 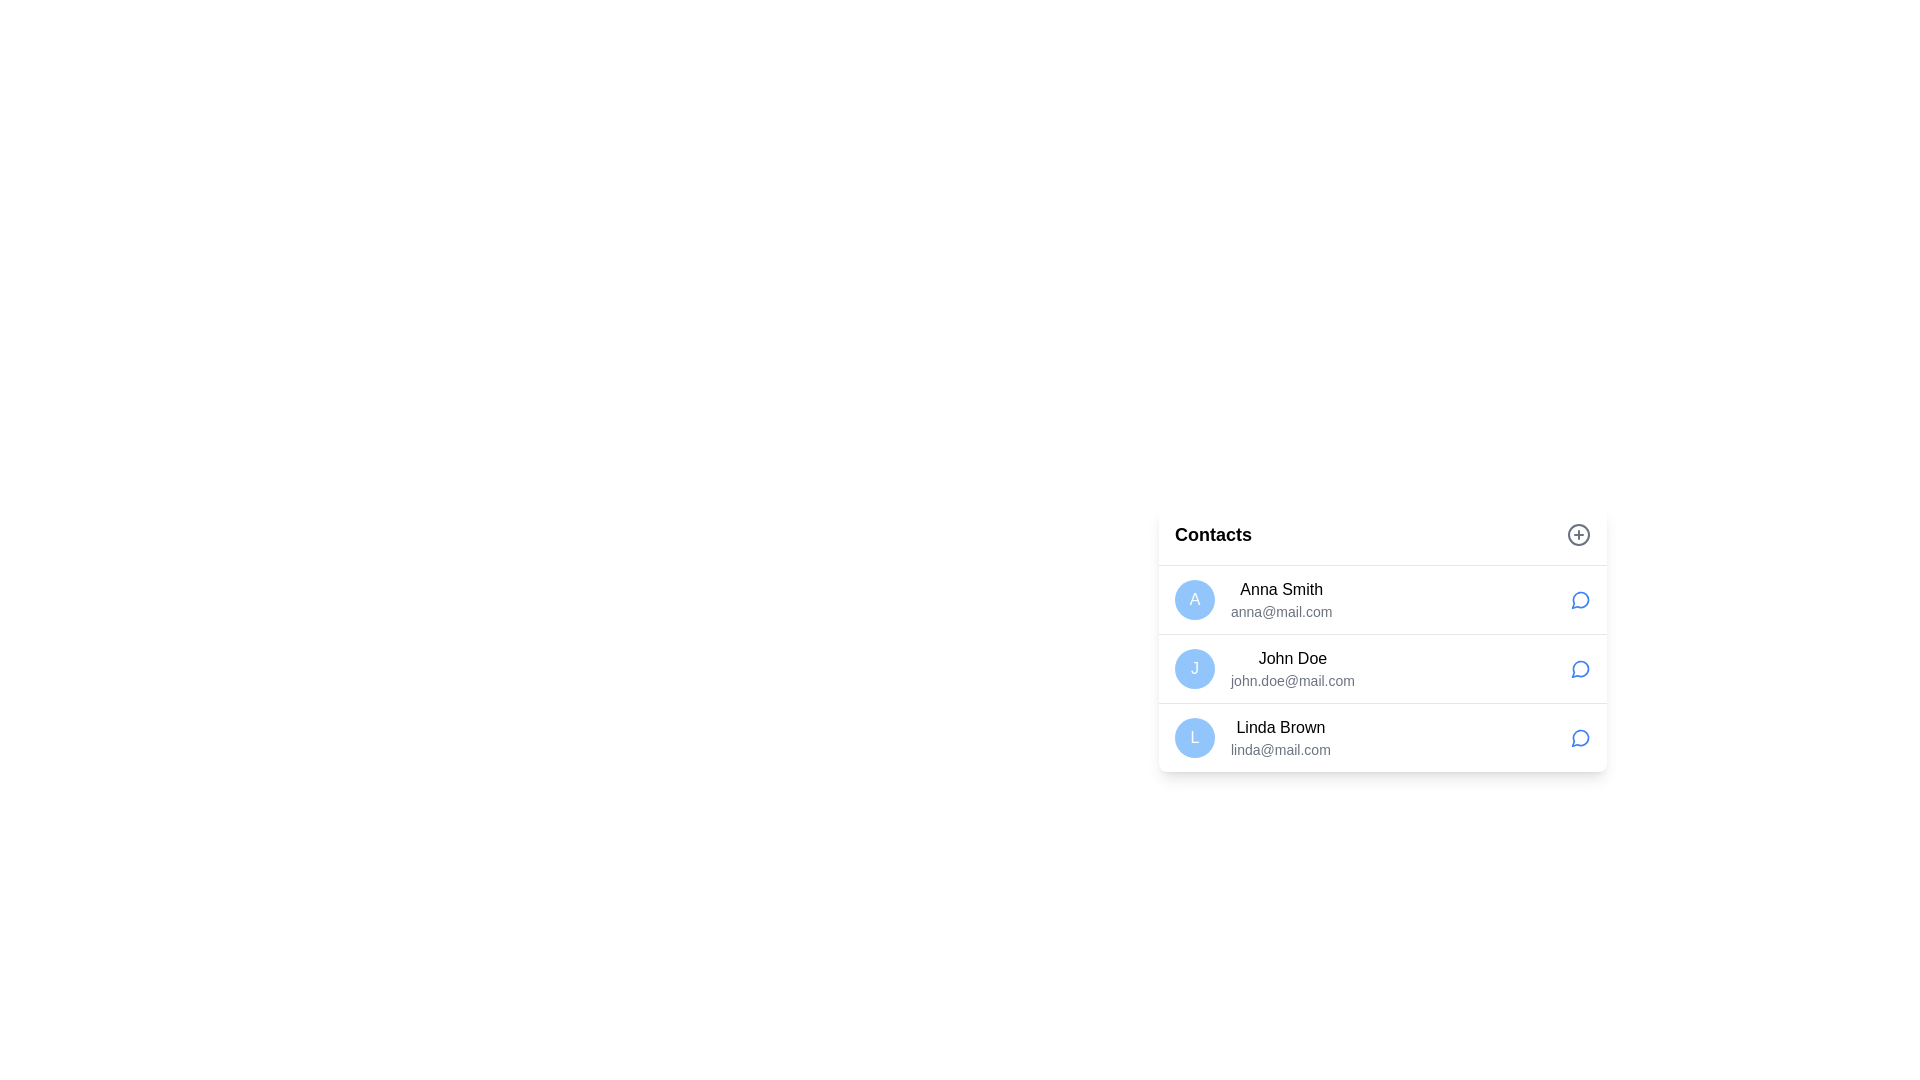 What do you see at coordinates (1381, 737) in the screenshot?
I see `the third list item representing a user's profile in the contact list` at bounding box center [1381, 737].